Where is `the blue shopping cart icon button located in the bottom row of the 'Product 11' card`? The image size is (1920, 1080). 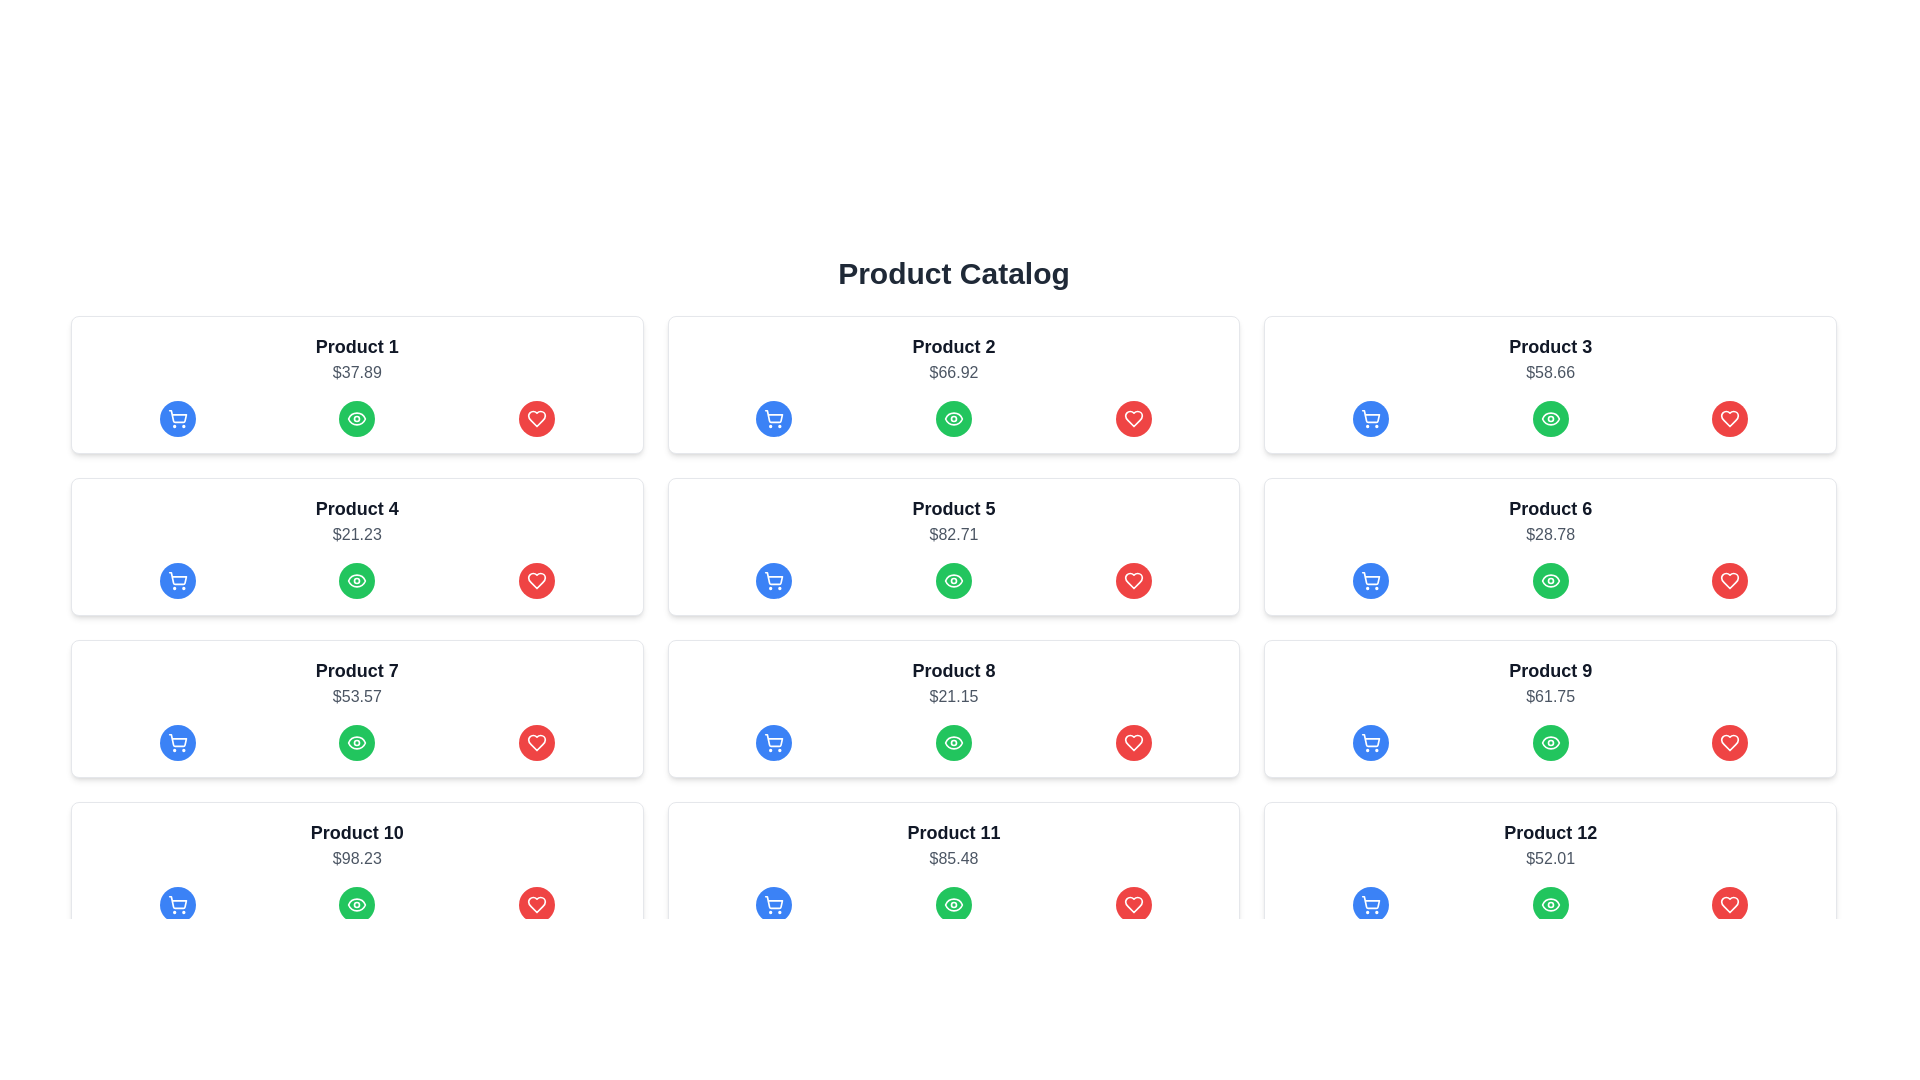 the blue shopping cart icon button located in the bottom row of the 'Product 11' card is located at coordinates (773, 902).